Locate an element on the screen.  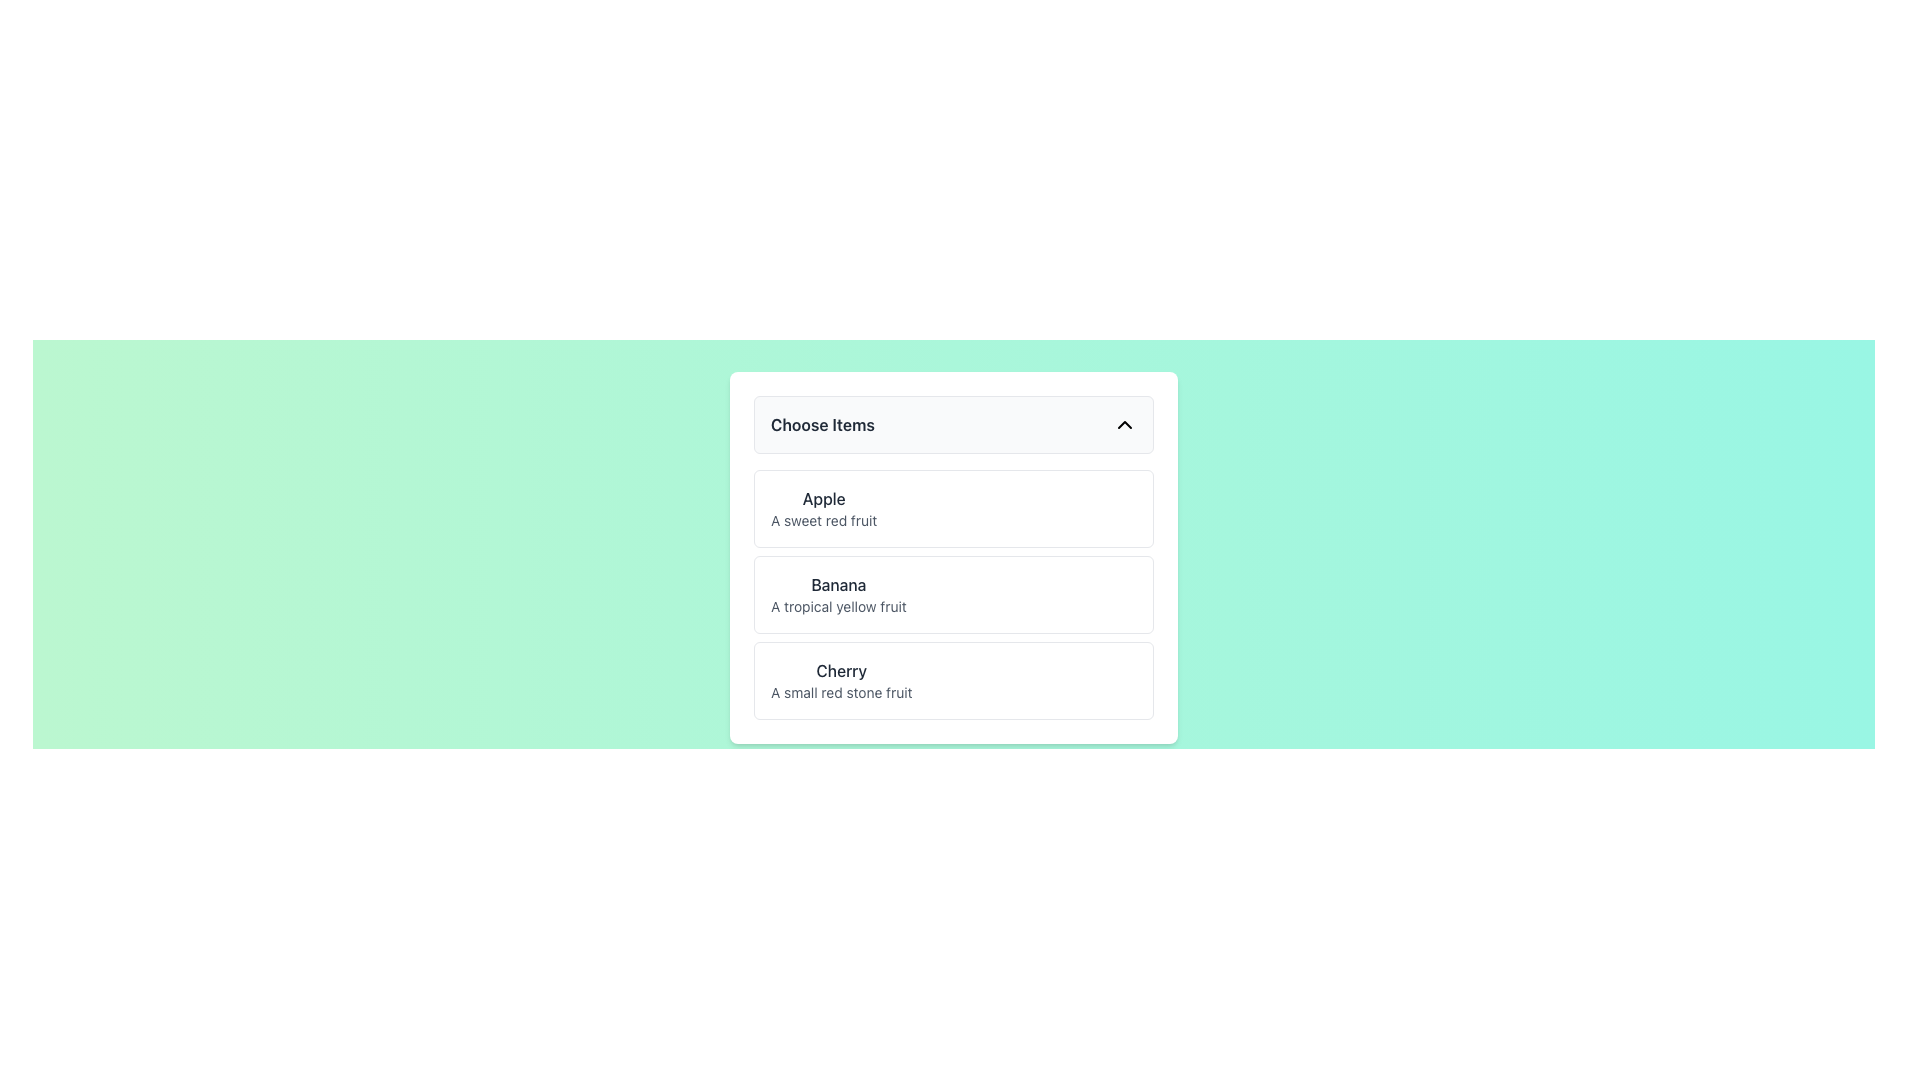
the text label that reads 'A tropical yellow fruit', which is styled in soft gray and positioned below the bold 'Banana' label in the 'Choose Items' section is located at coordinates (838, 605).